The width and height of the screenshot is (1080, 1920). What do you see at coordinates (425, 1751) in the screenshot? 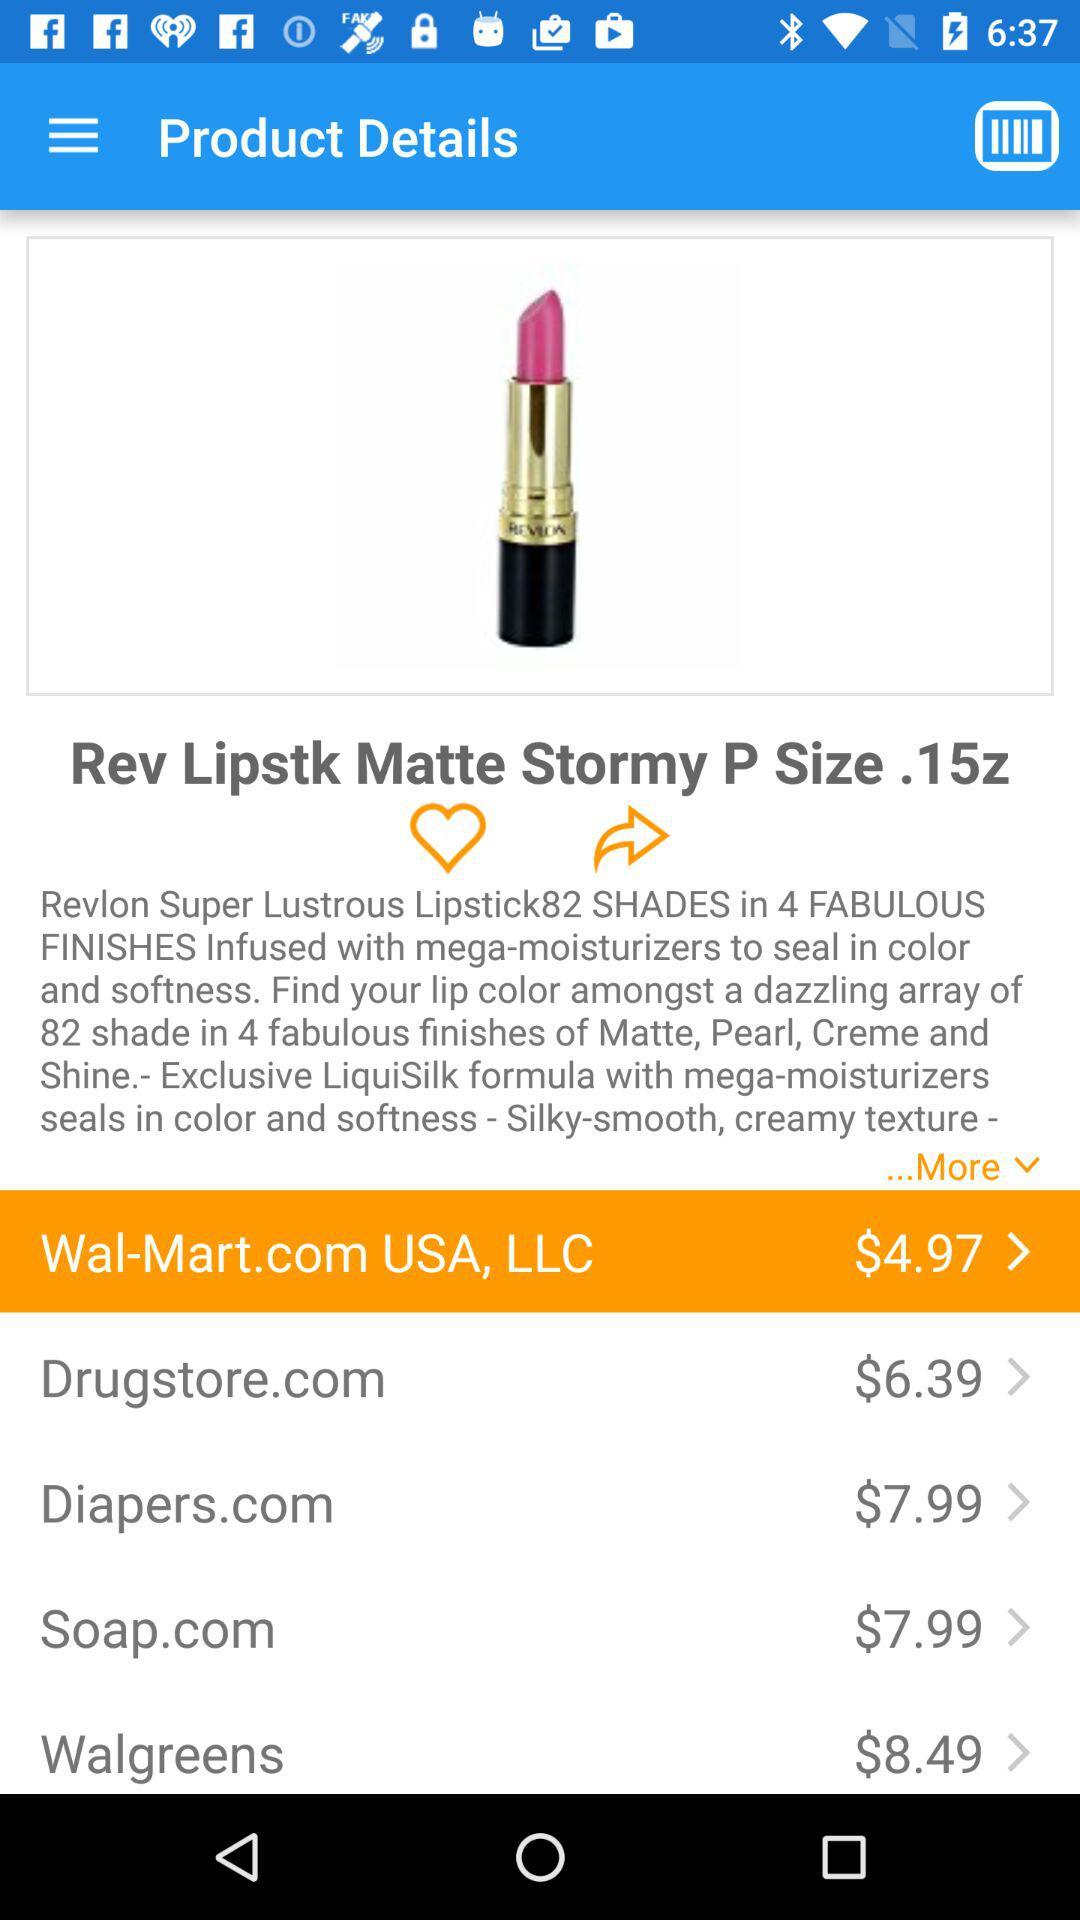
I see `the icon below the soap.com icon` at bounding box center [425, 1751].